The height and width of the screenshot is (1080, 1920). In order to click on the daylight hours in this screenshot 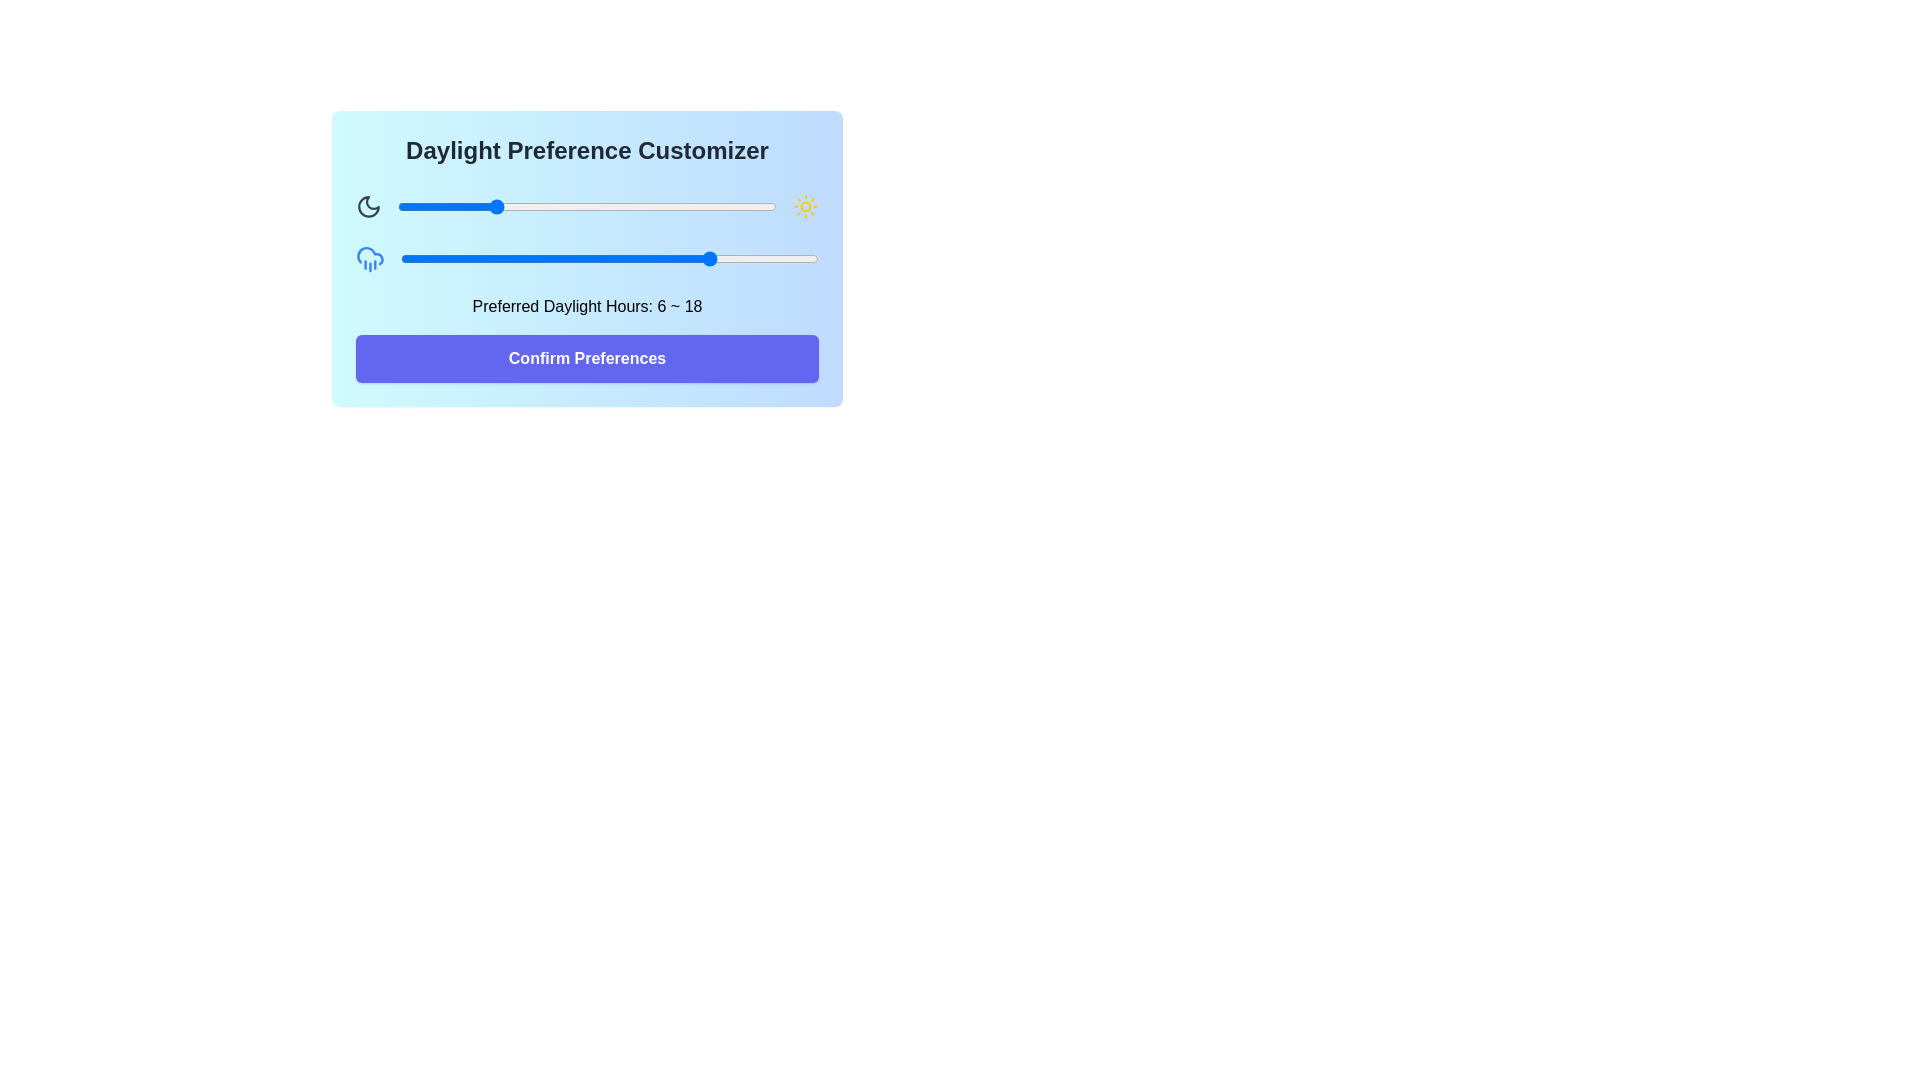, I will do `click(586, 207)`.